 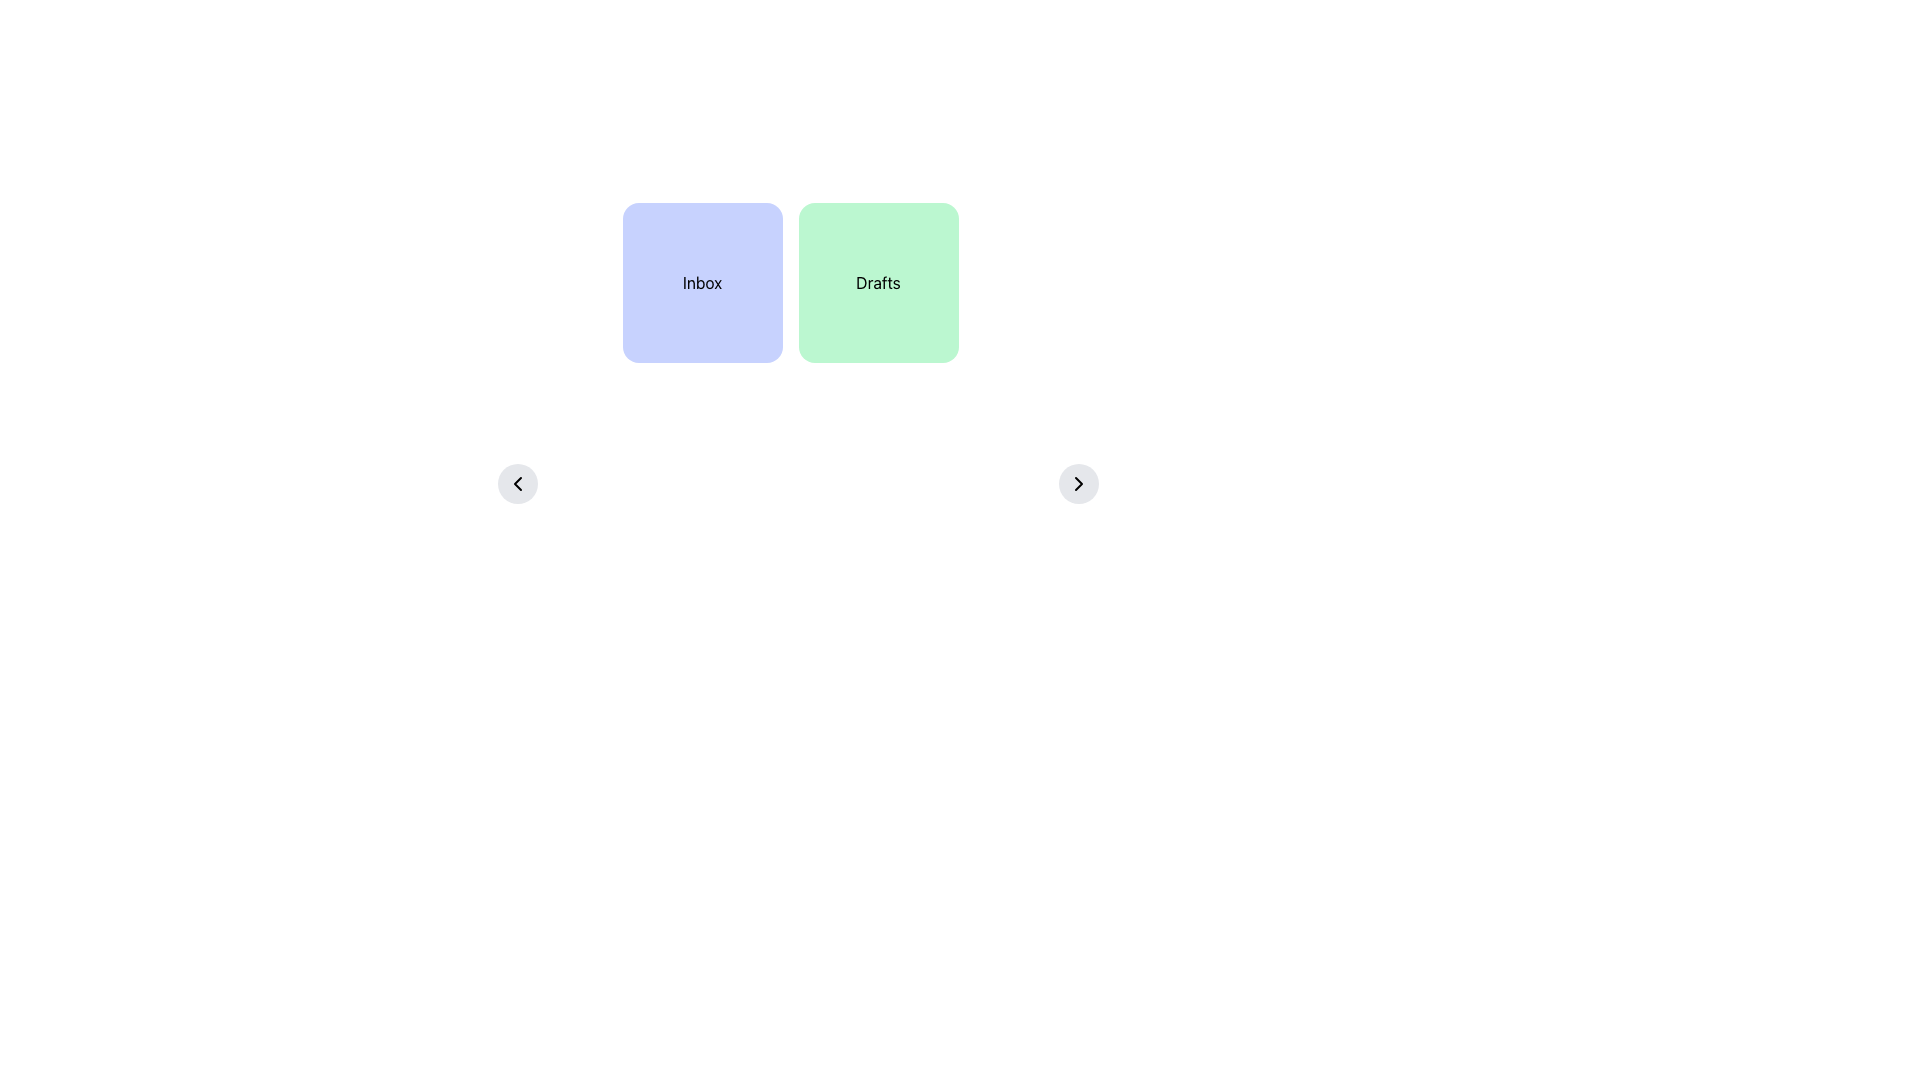 I want to click on the circular button with a gray background and a left-pointing chevron icon located at the vertical center of the panel to move left in the list, so click(x=518, y=483).